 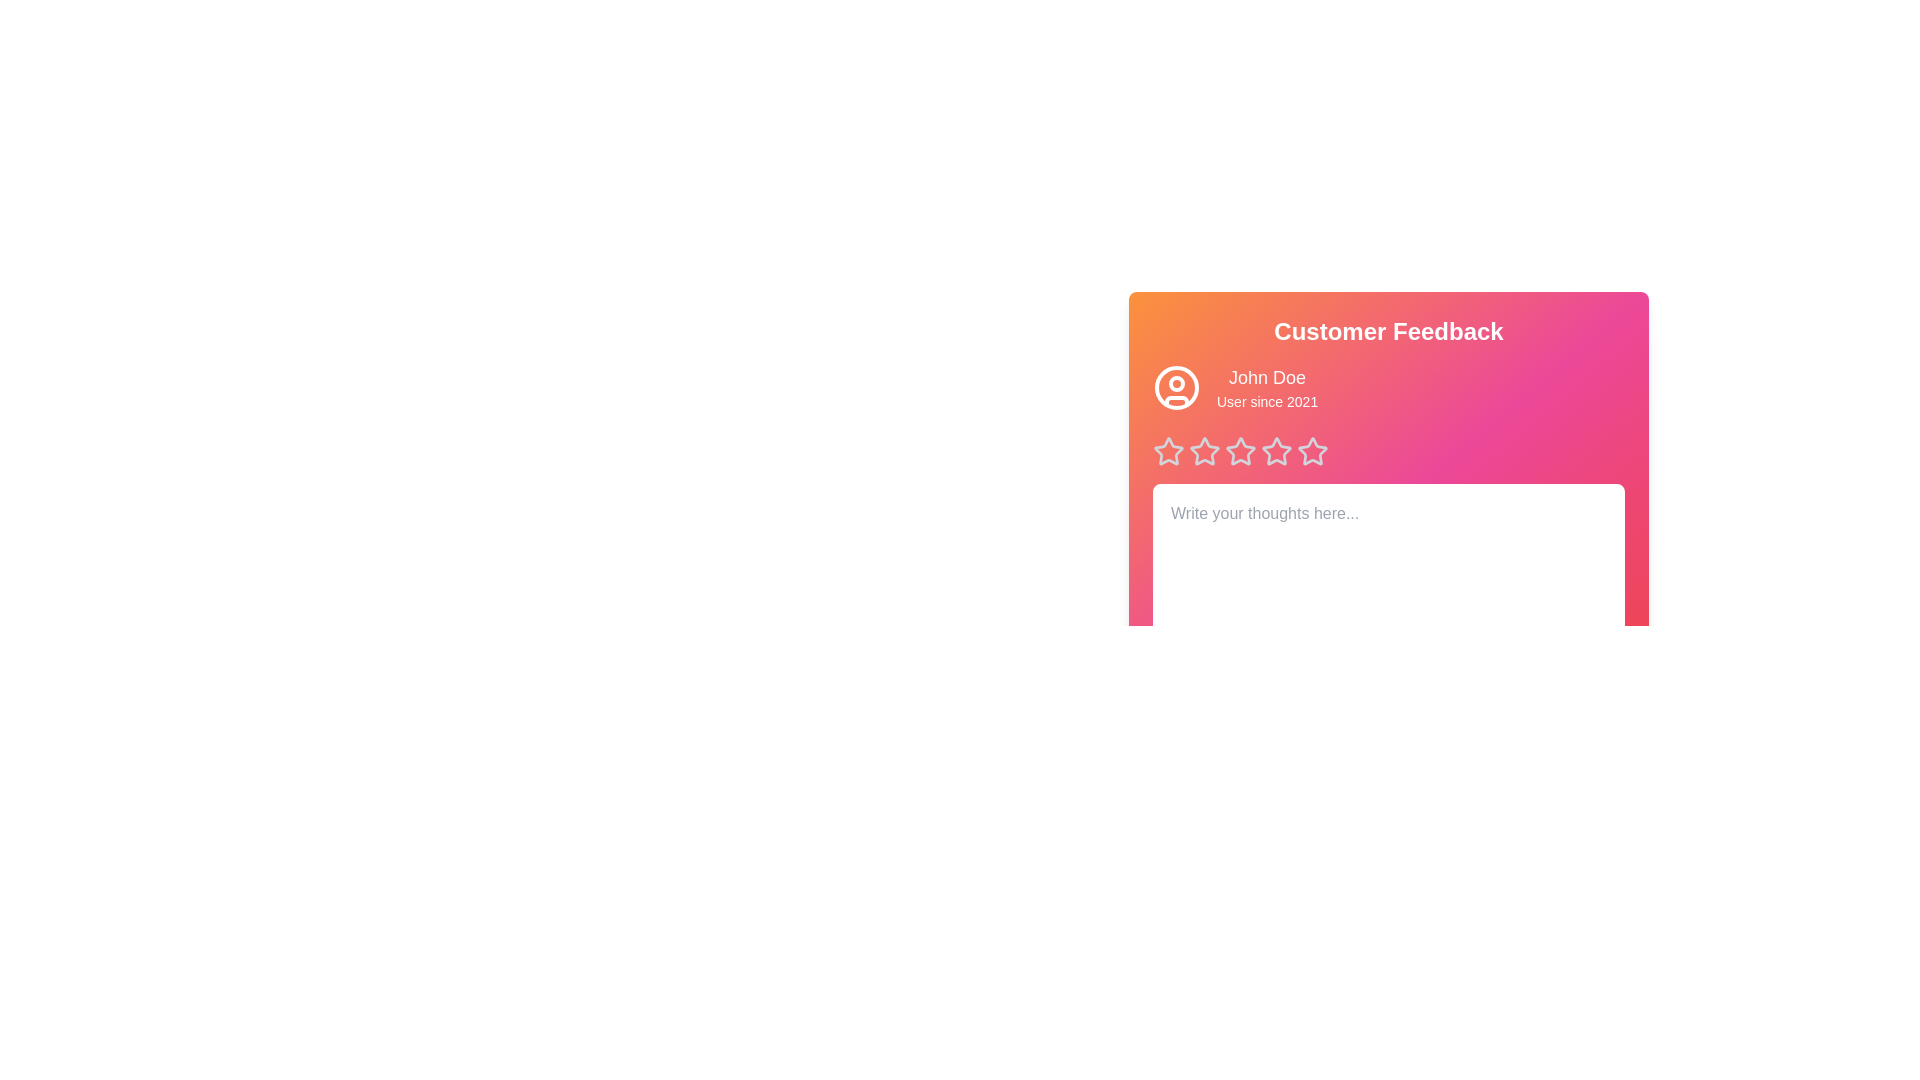 I want to click on the user icon to trigger visual feedback, so click(x=1176, y=388).